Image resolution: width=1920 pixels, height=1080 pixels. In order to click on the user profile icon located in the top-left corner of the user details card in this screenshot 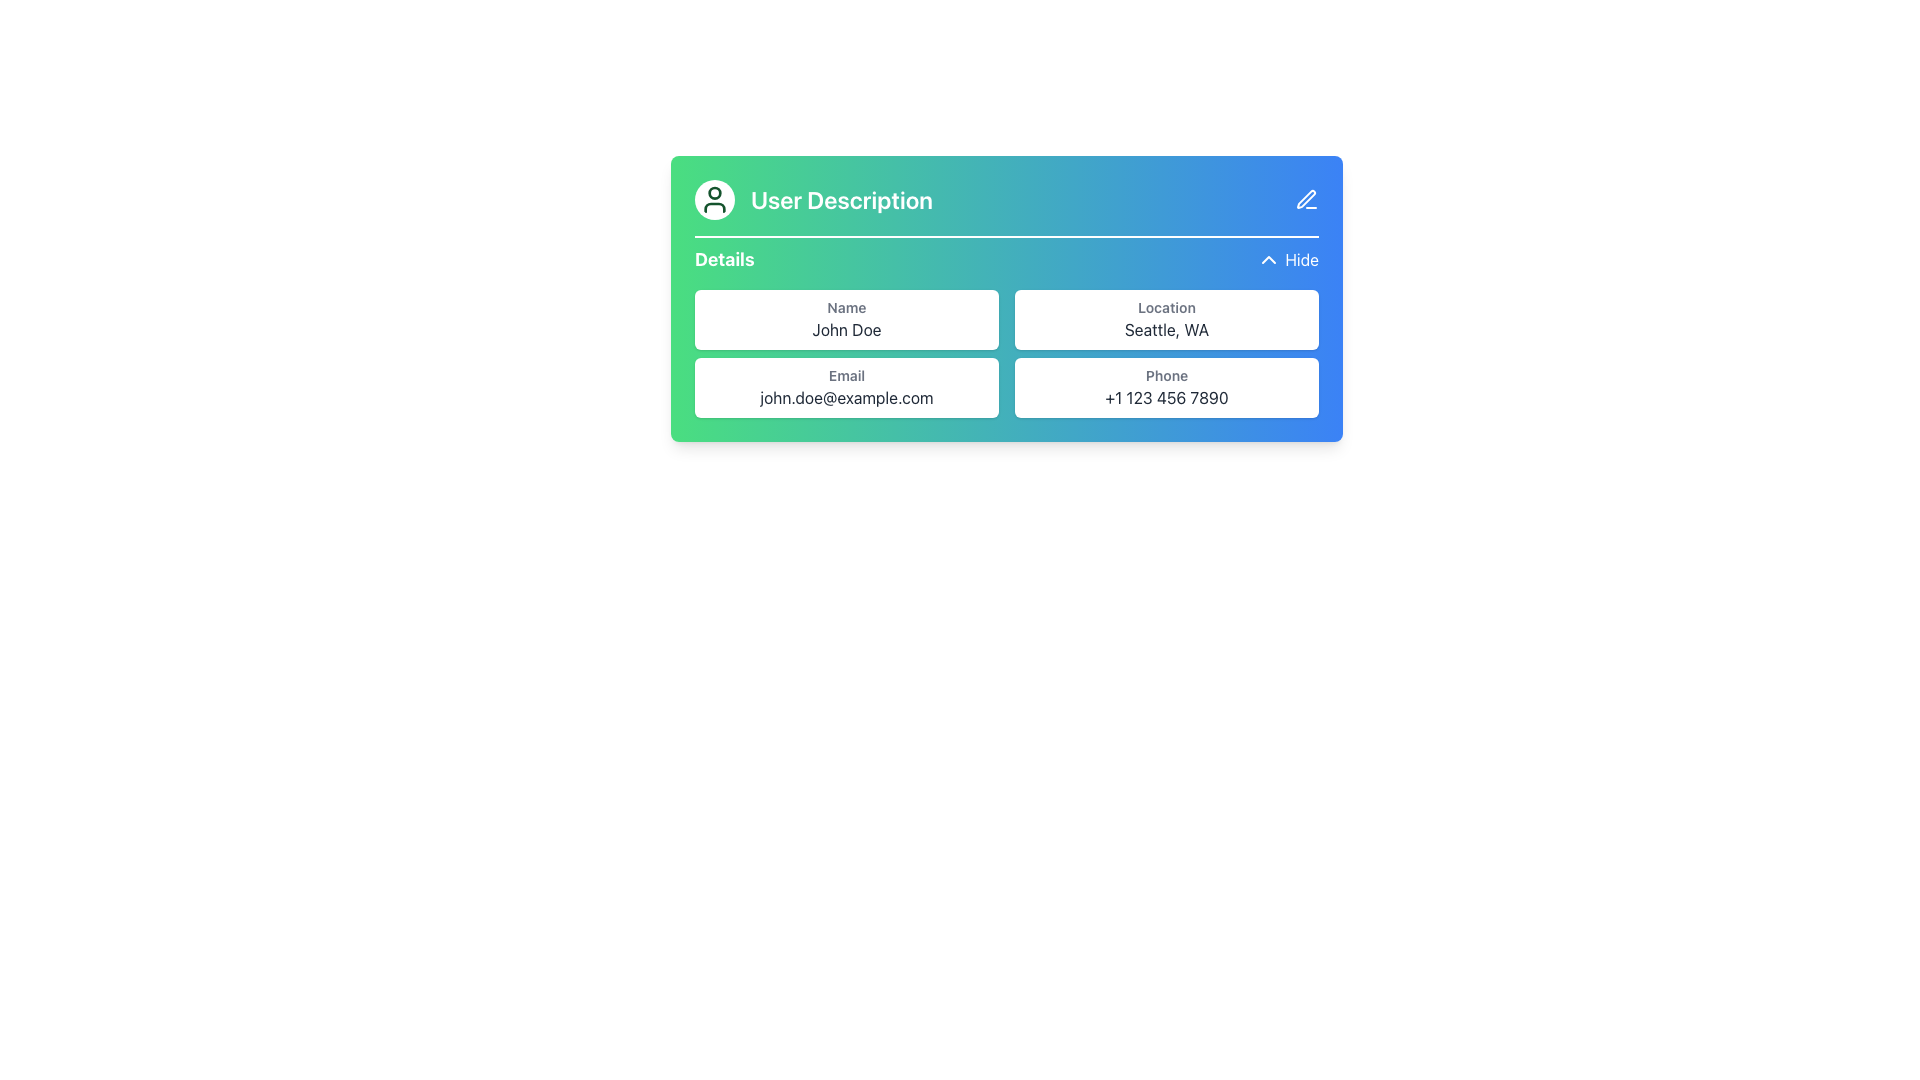, I will do `click(715, 200)`.